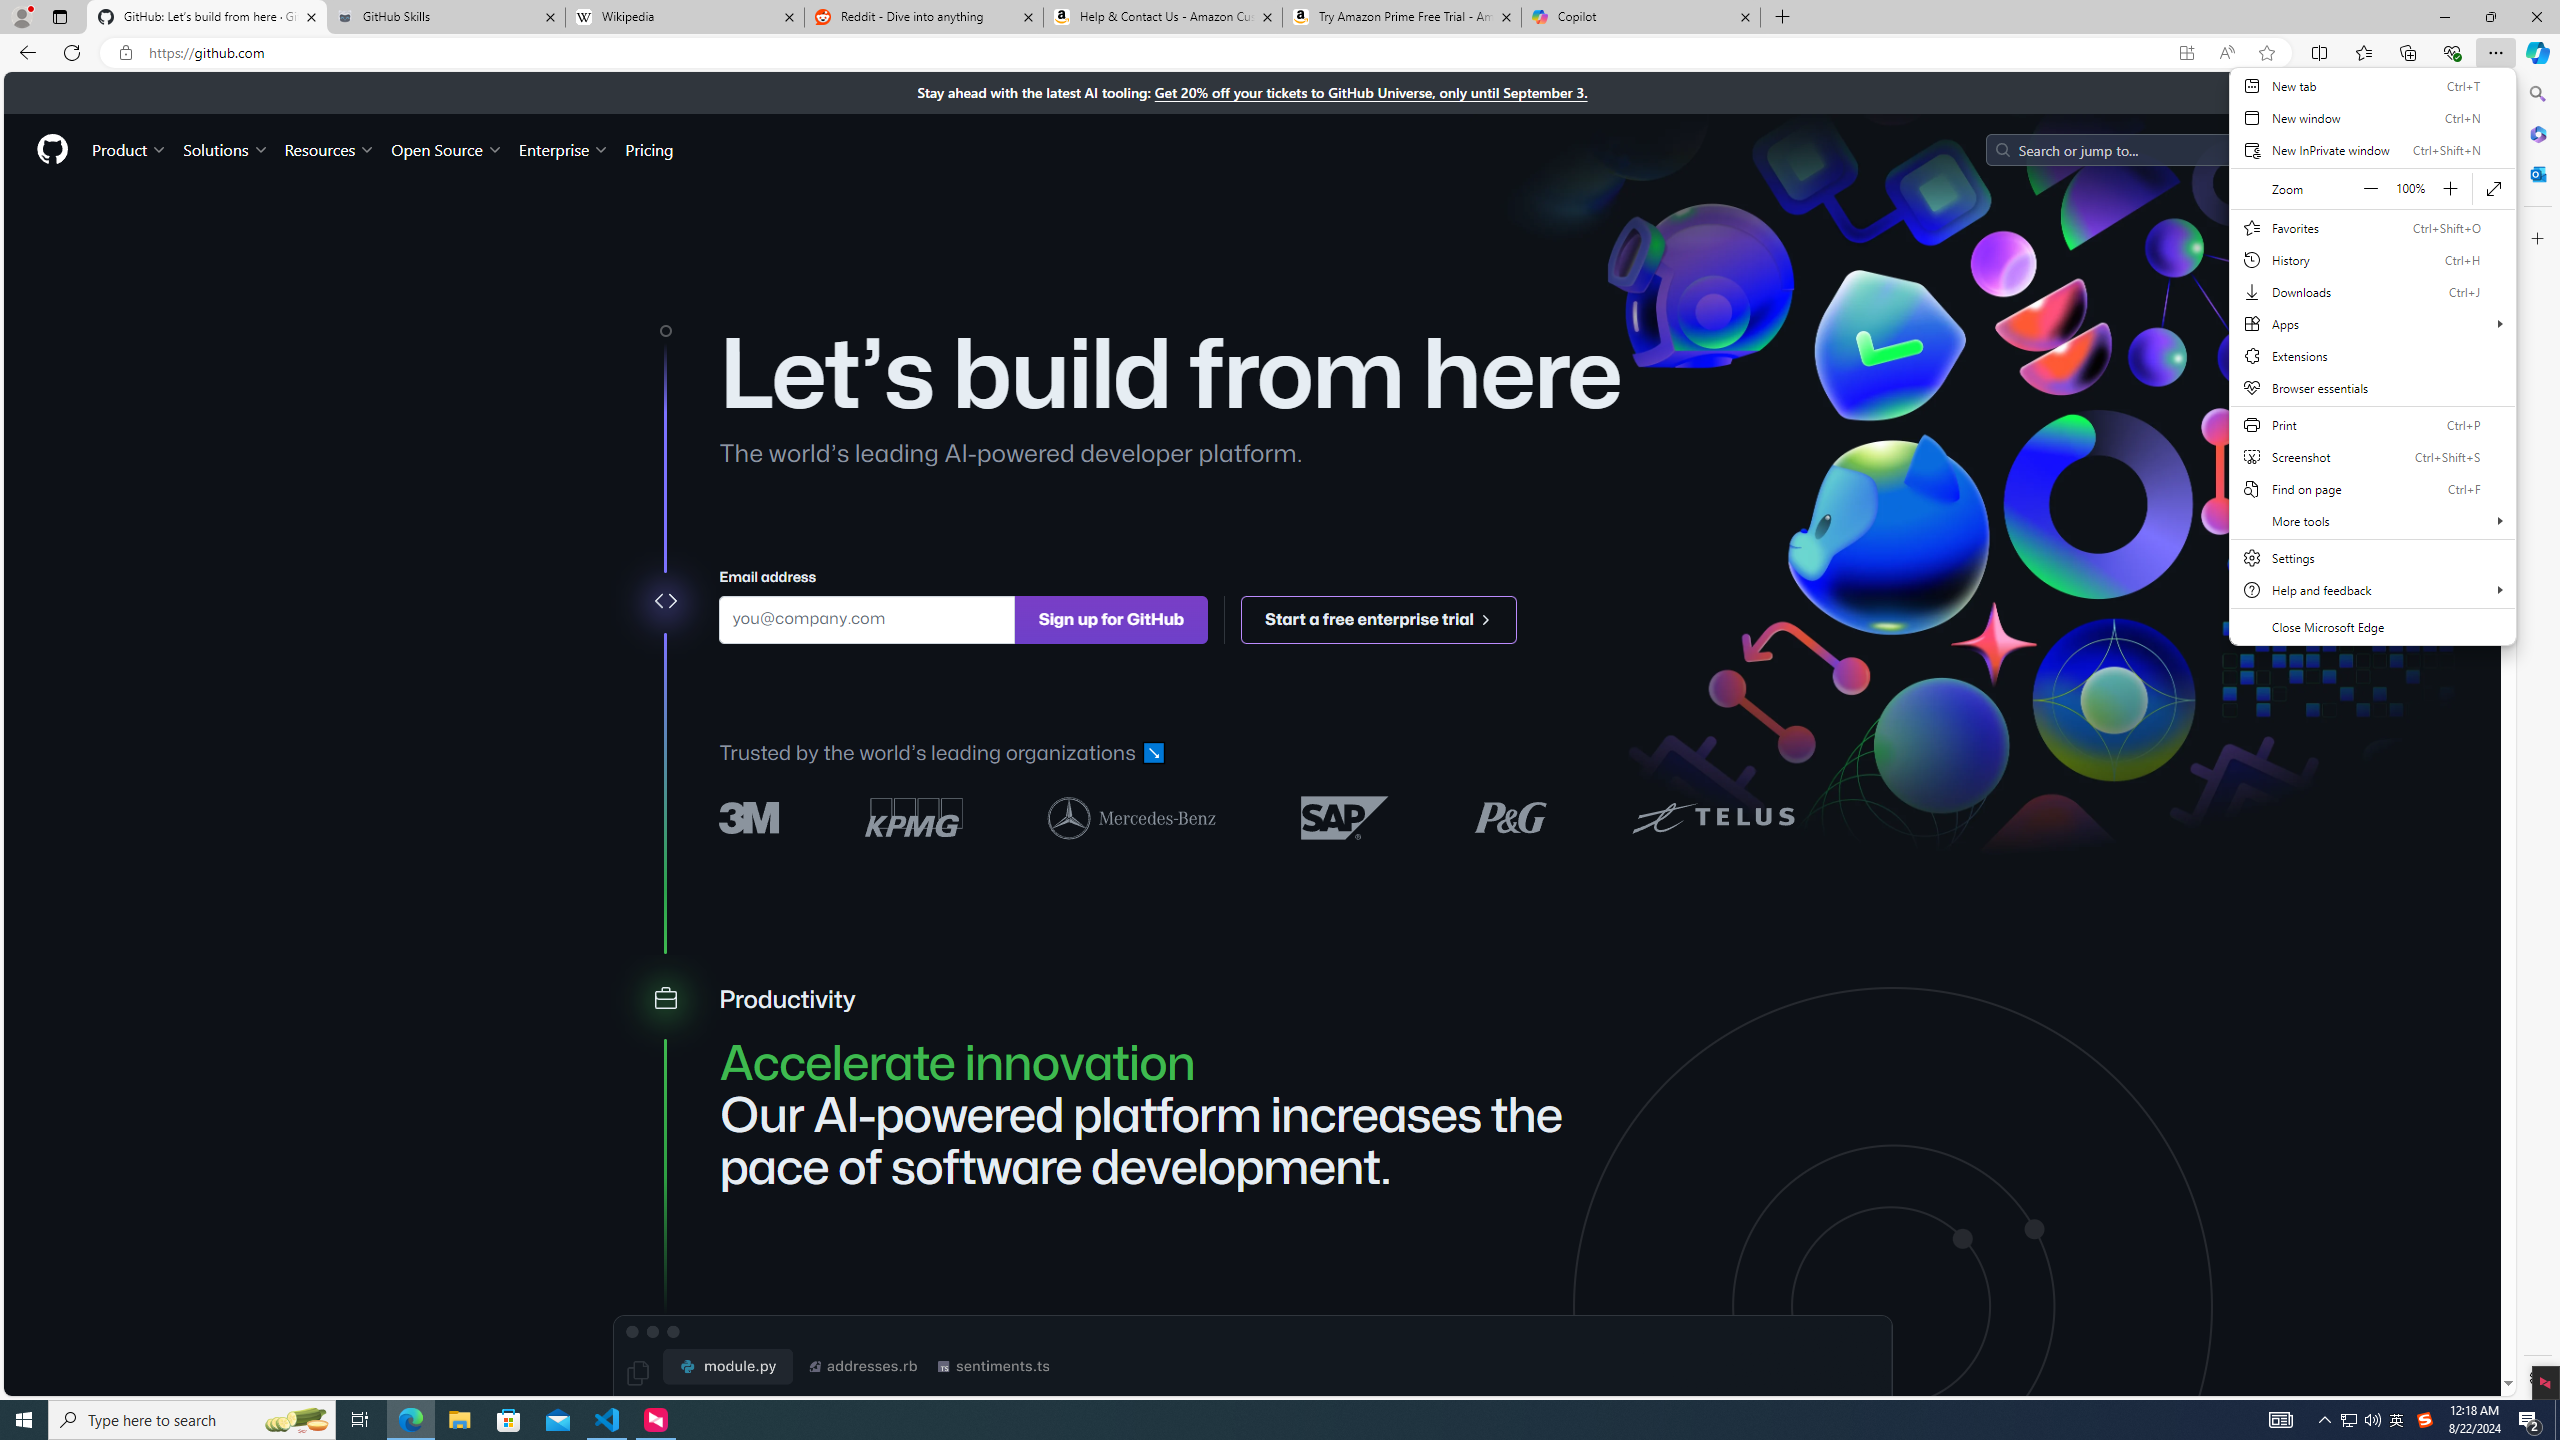 This screenshot has width=2560, height=1440. I want to click on 'Help and feedback', so click(2372, 589).